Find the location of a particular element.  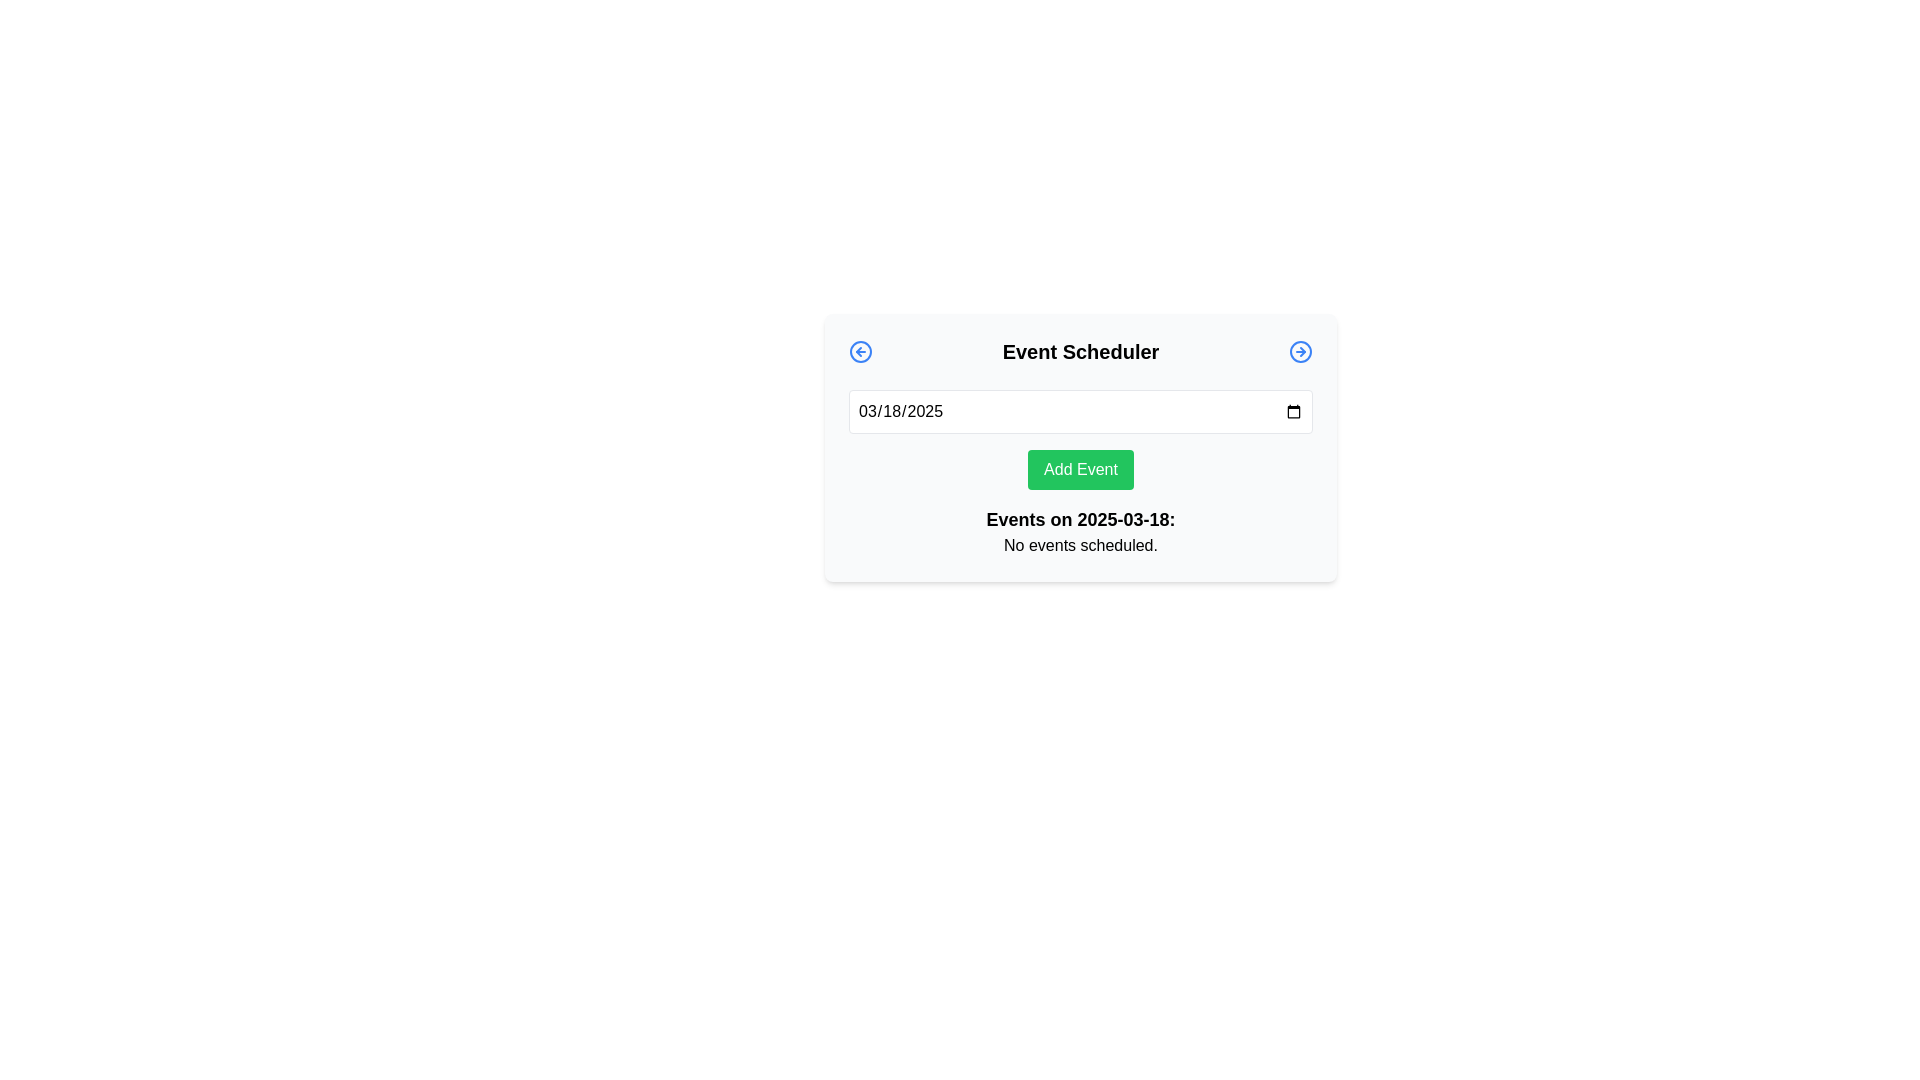

the 'Add Event' button located centrally below the date input field in the 'Event Scheduler' is located at coordinates (1079, 446).